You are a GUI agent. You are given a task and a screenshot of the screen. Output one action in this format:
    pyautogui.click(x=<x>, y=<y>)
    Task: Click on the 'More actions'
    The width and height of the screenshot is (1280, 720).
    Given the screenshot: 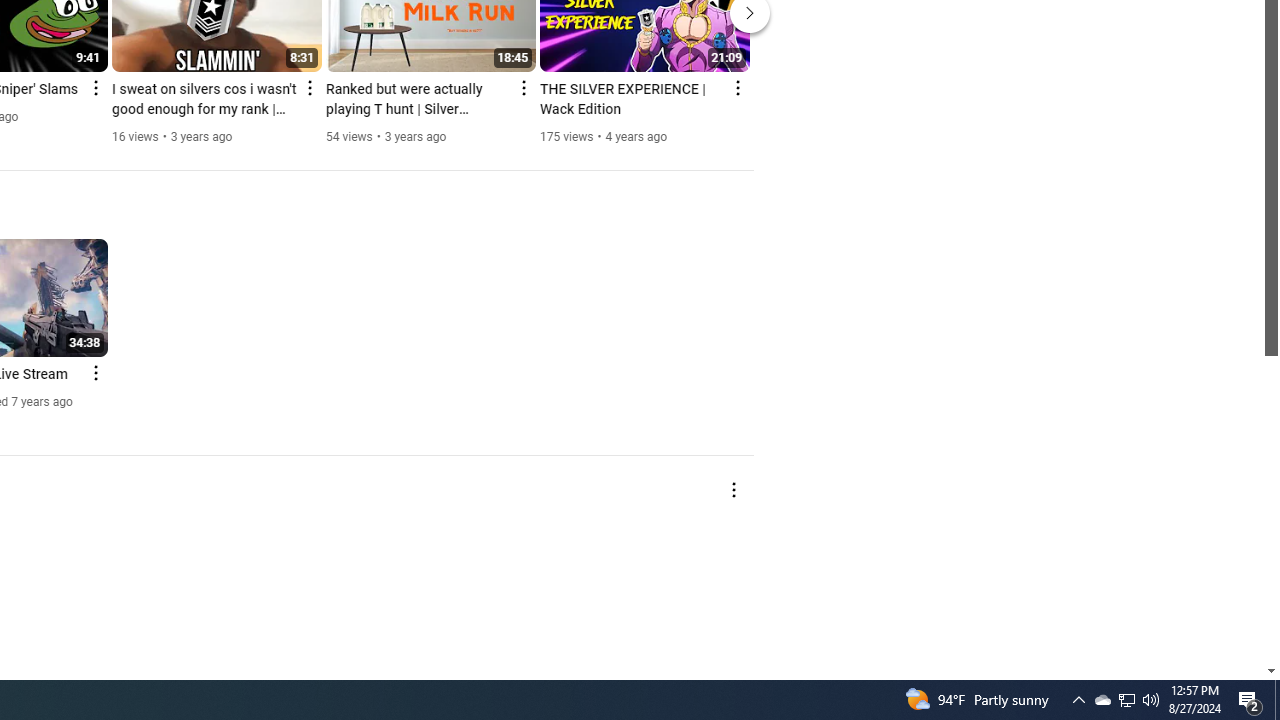 What is the action you would take?
    pyautogui.click(x=732, y=489)
    